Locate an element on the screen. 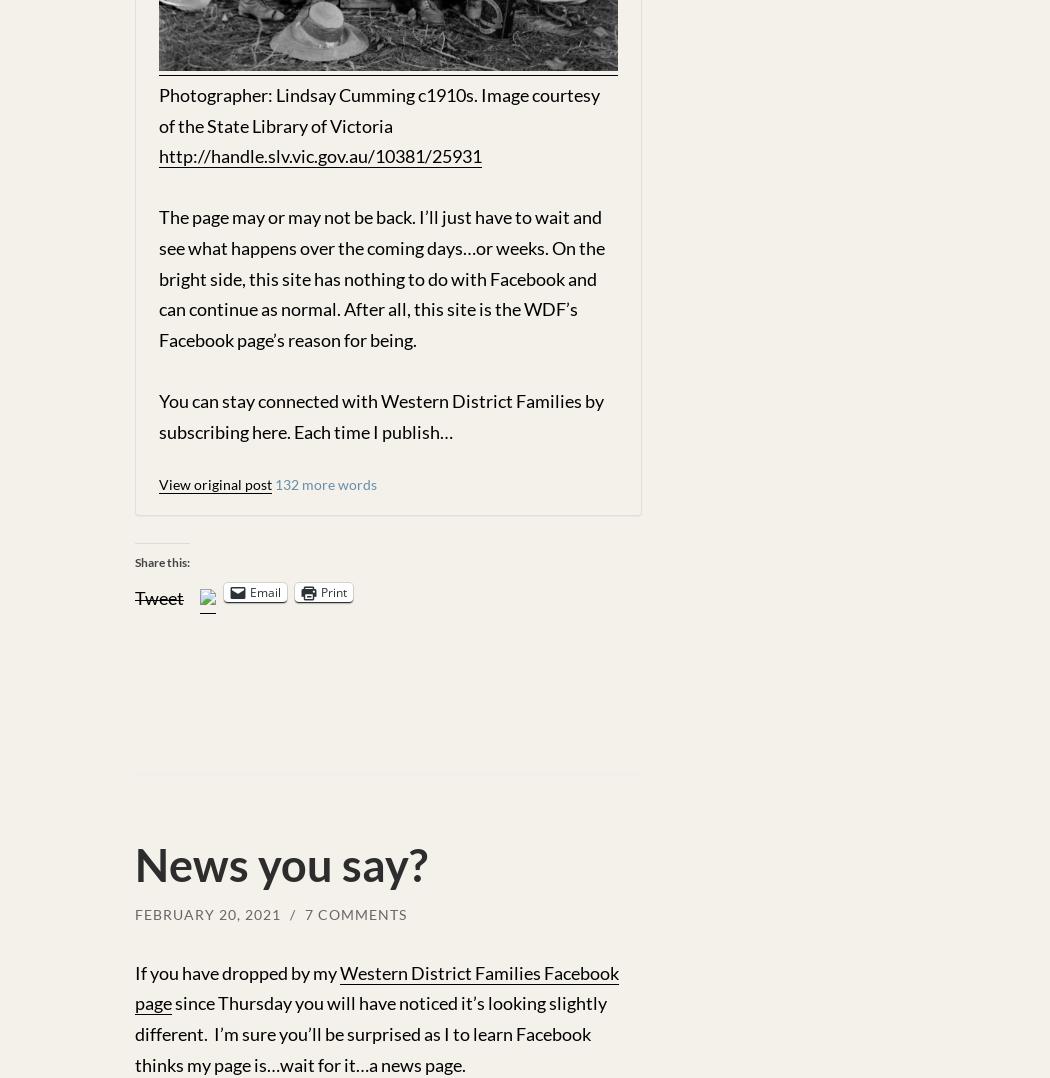  'Print' is located at coordinates (334, 591).